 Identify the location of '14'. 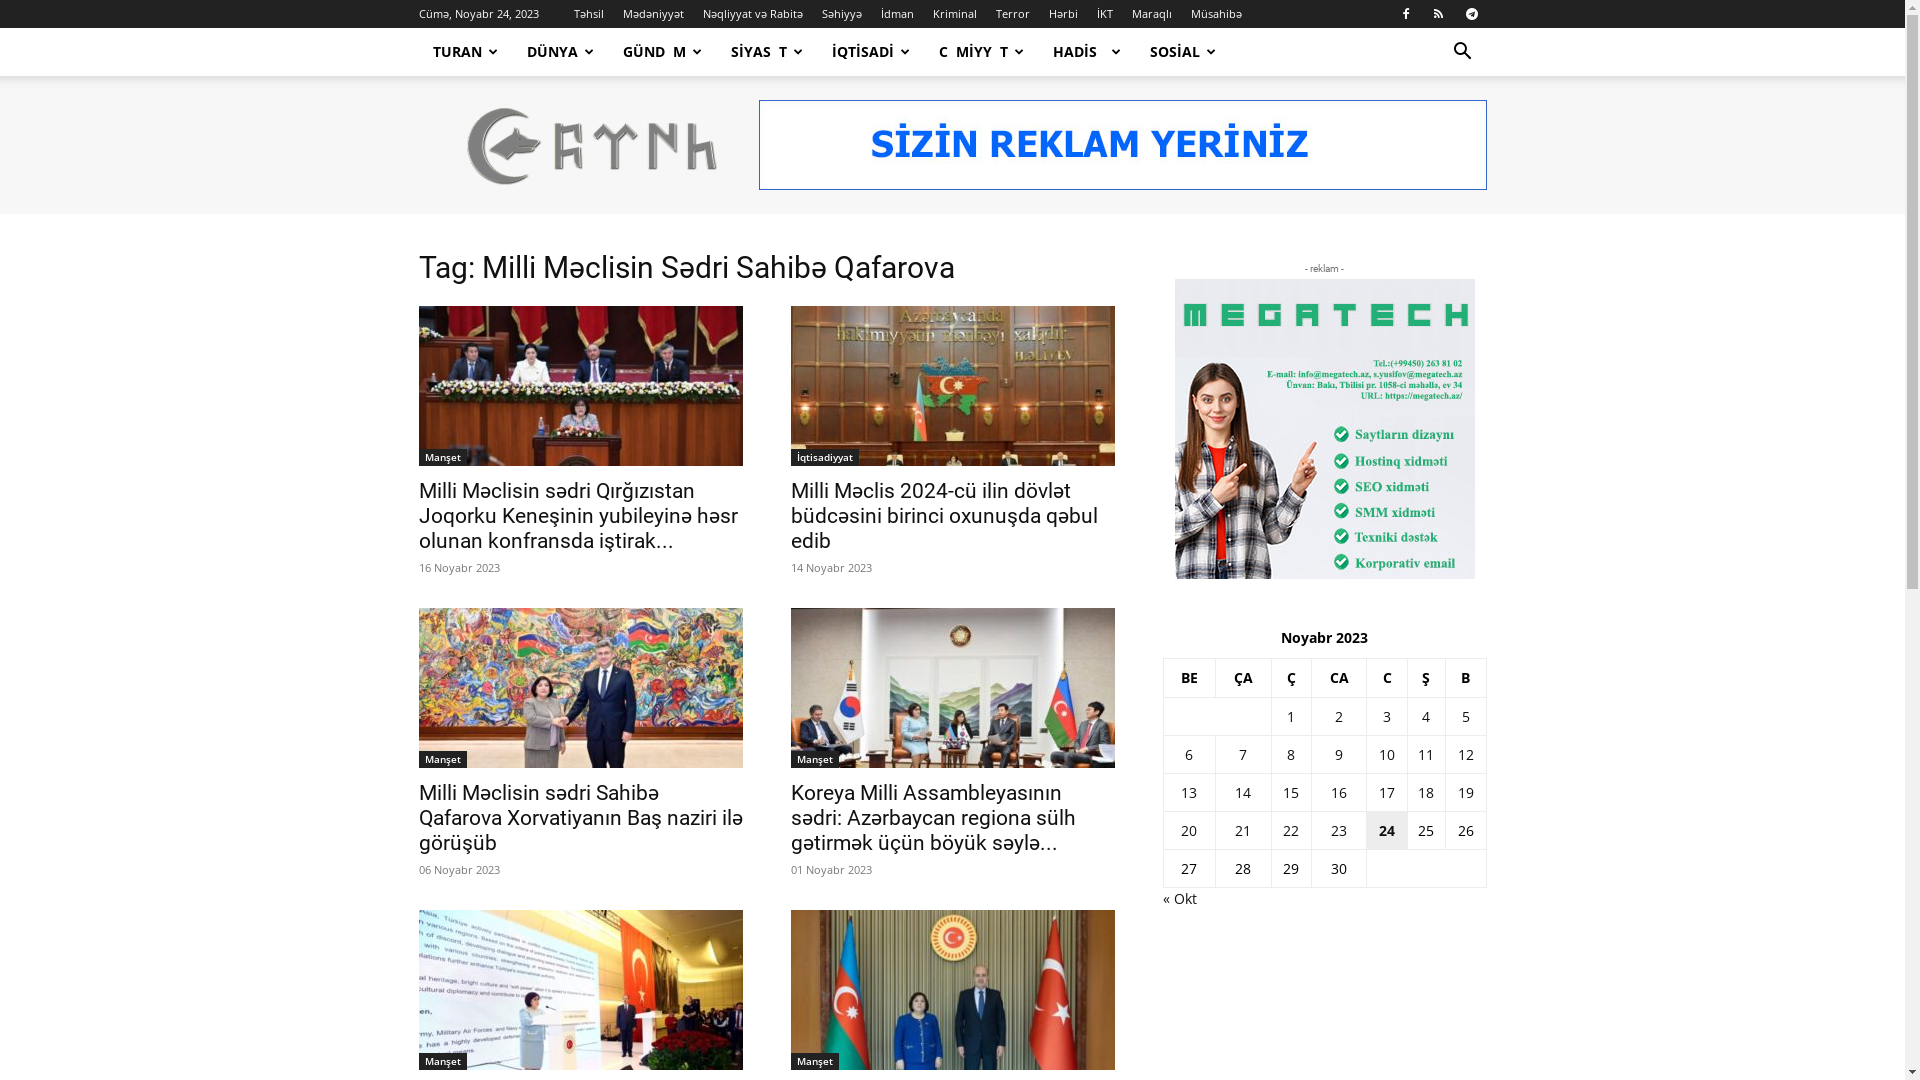
(1242, 791).